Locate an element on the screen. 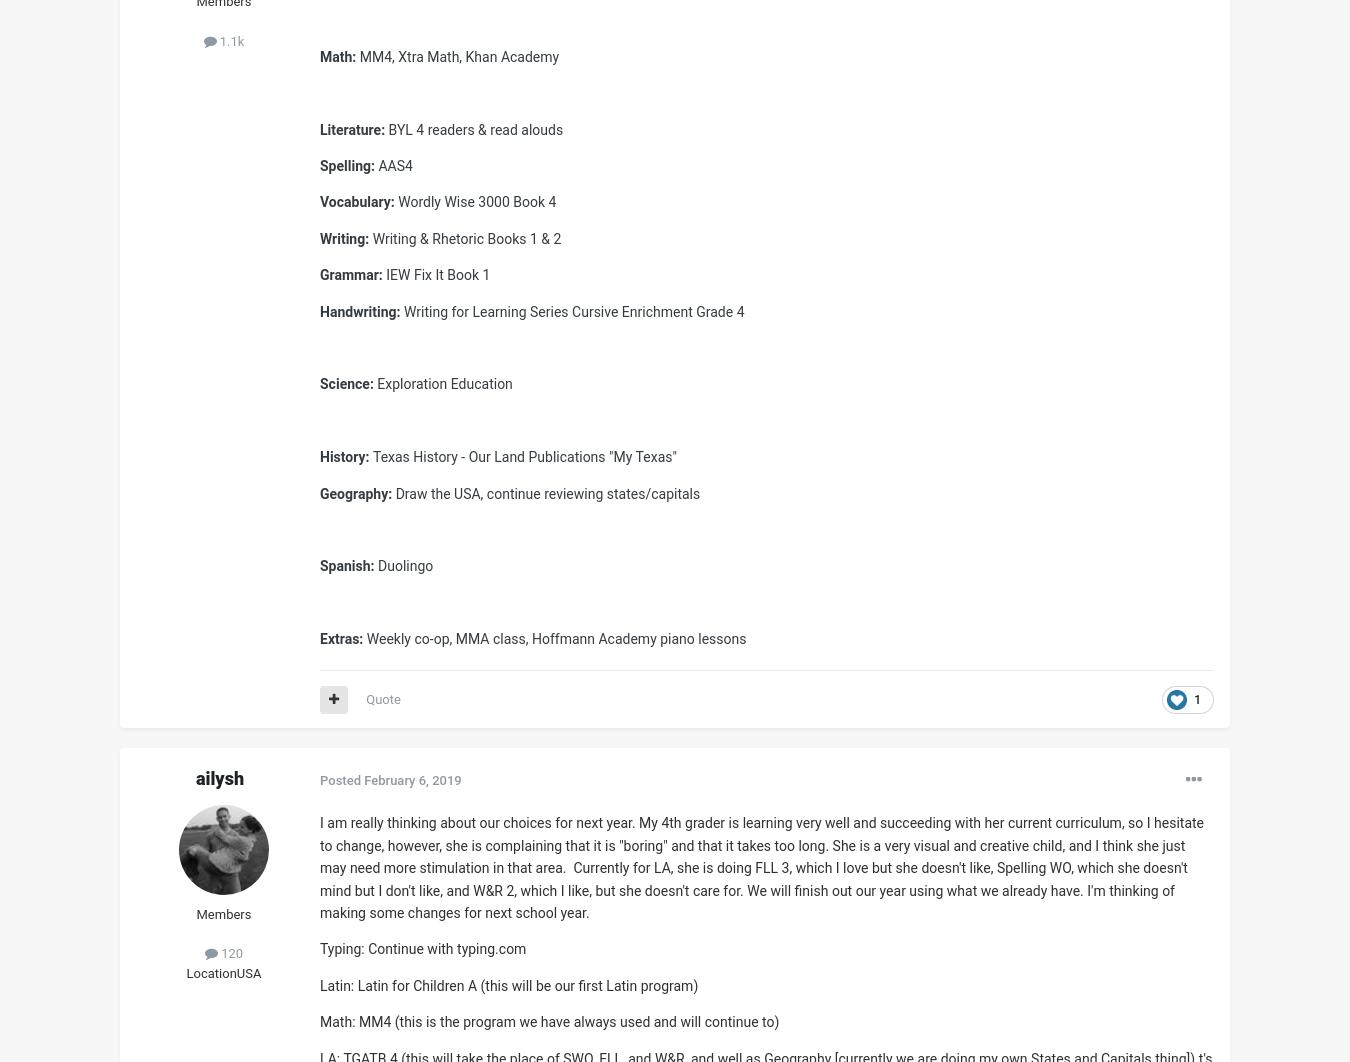 This screenshot has height=1062, width=1350. 'Duolingo' is located at coordinates (405, 566).